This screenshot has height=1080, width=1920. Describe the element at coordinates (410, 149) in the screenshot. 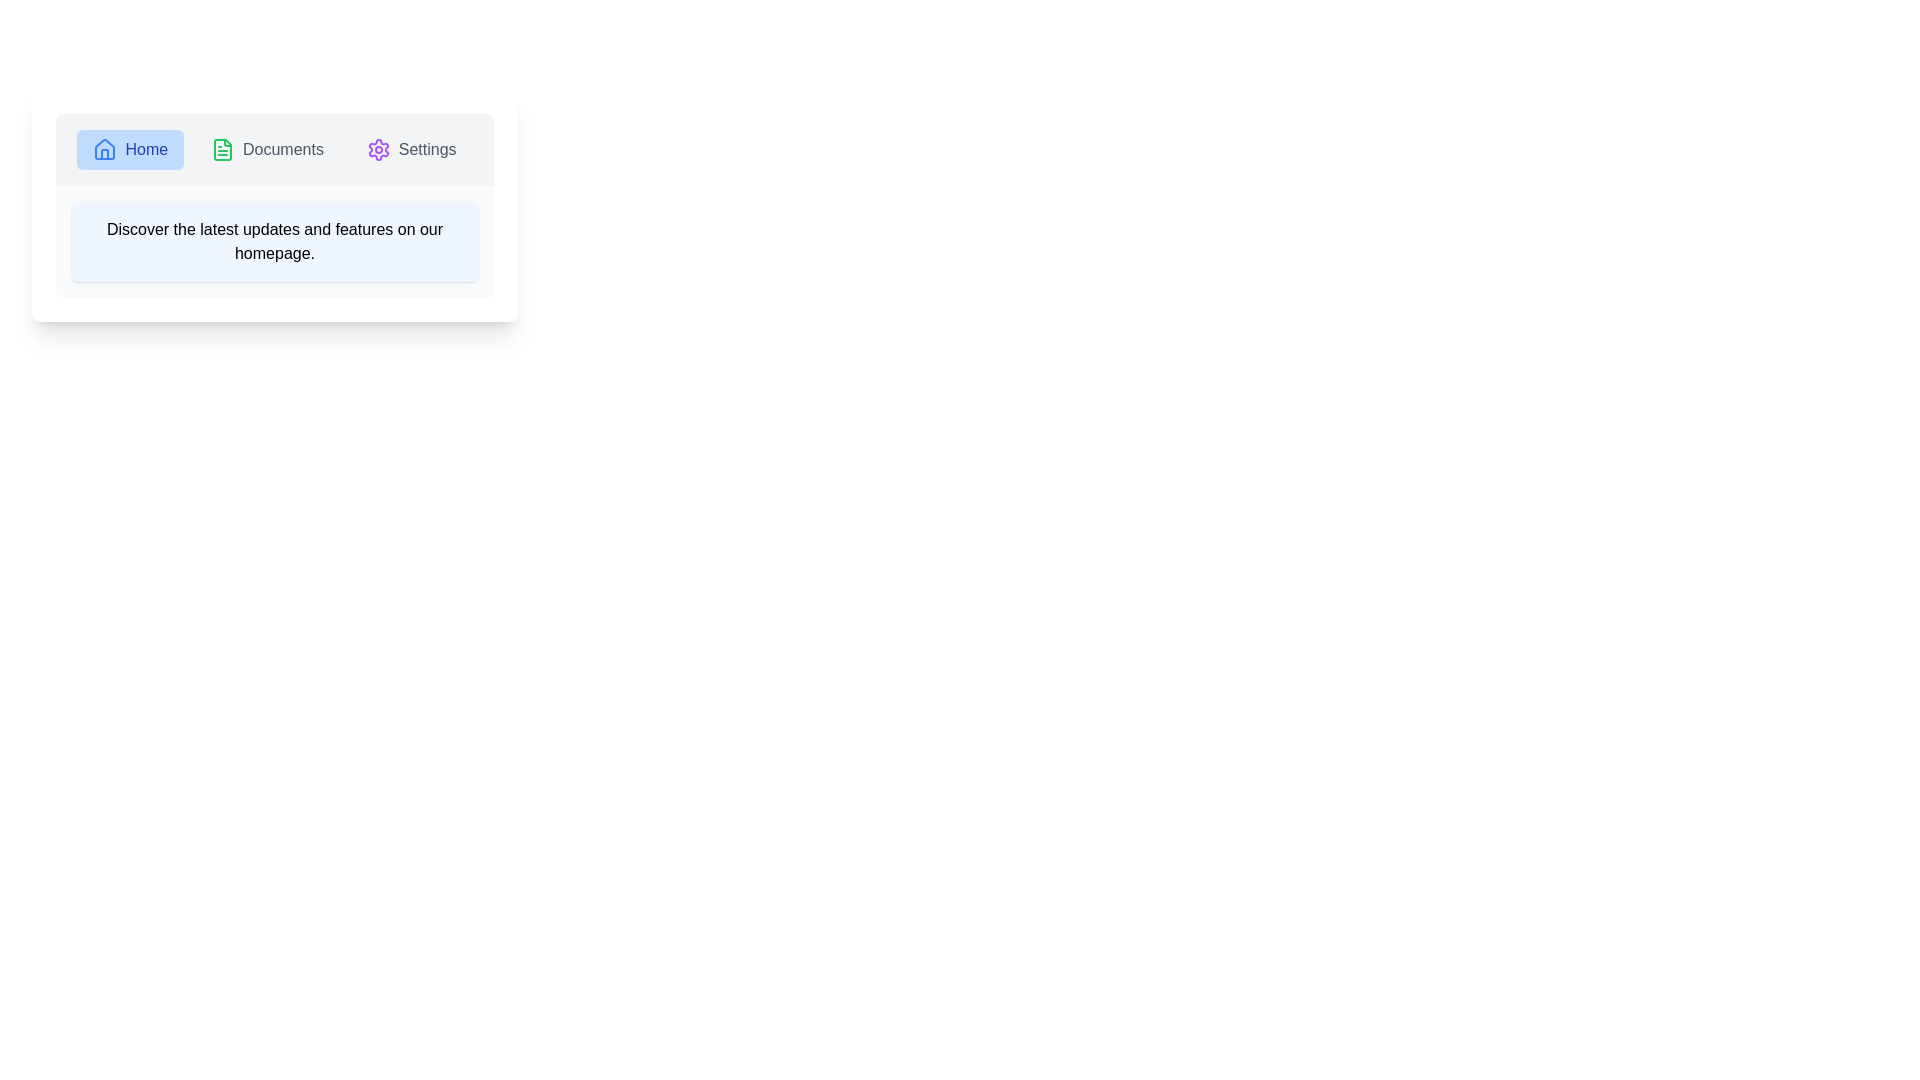

I see `the Settings tab by clicking on it` at that location.